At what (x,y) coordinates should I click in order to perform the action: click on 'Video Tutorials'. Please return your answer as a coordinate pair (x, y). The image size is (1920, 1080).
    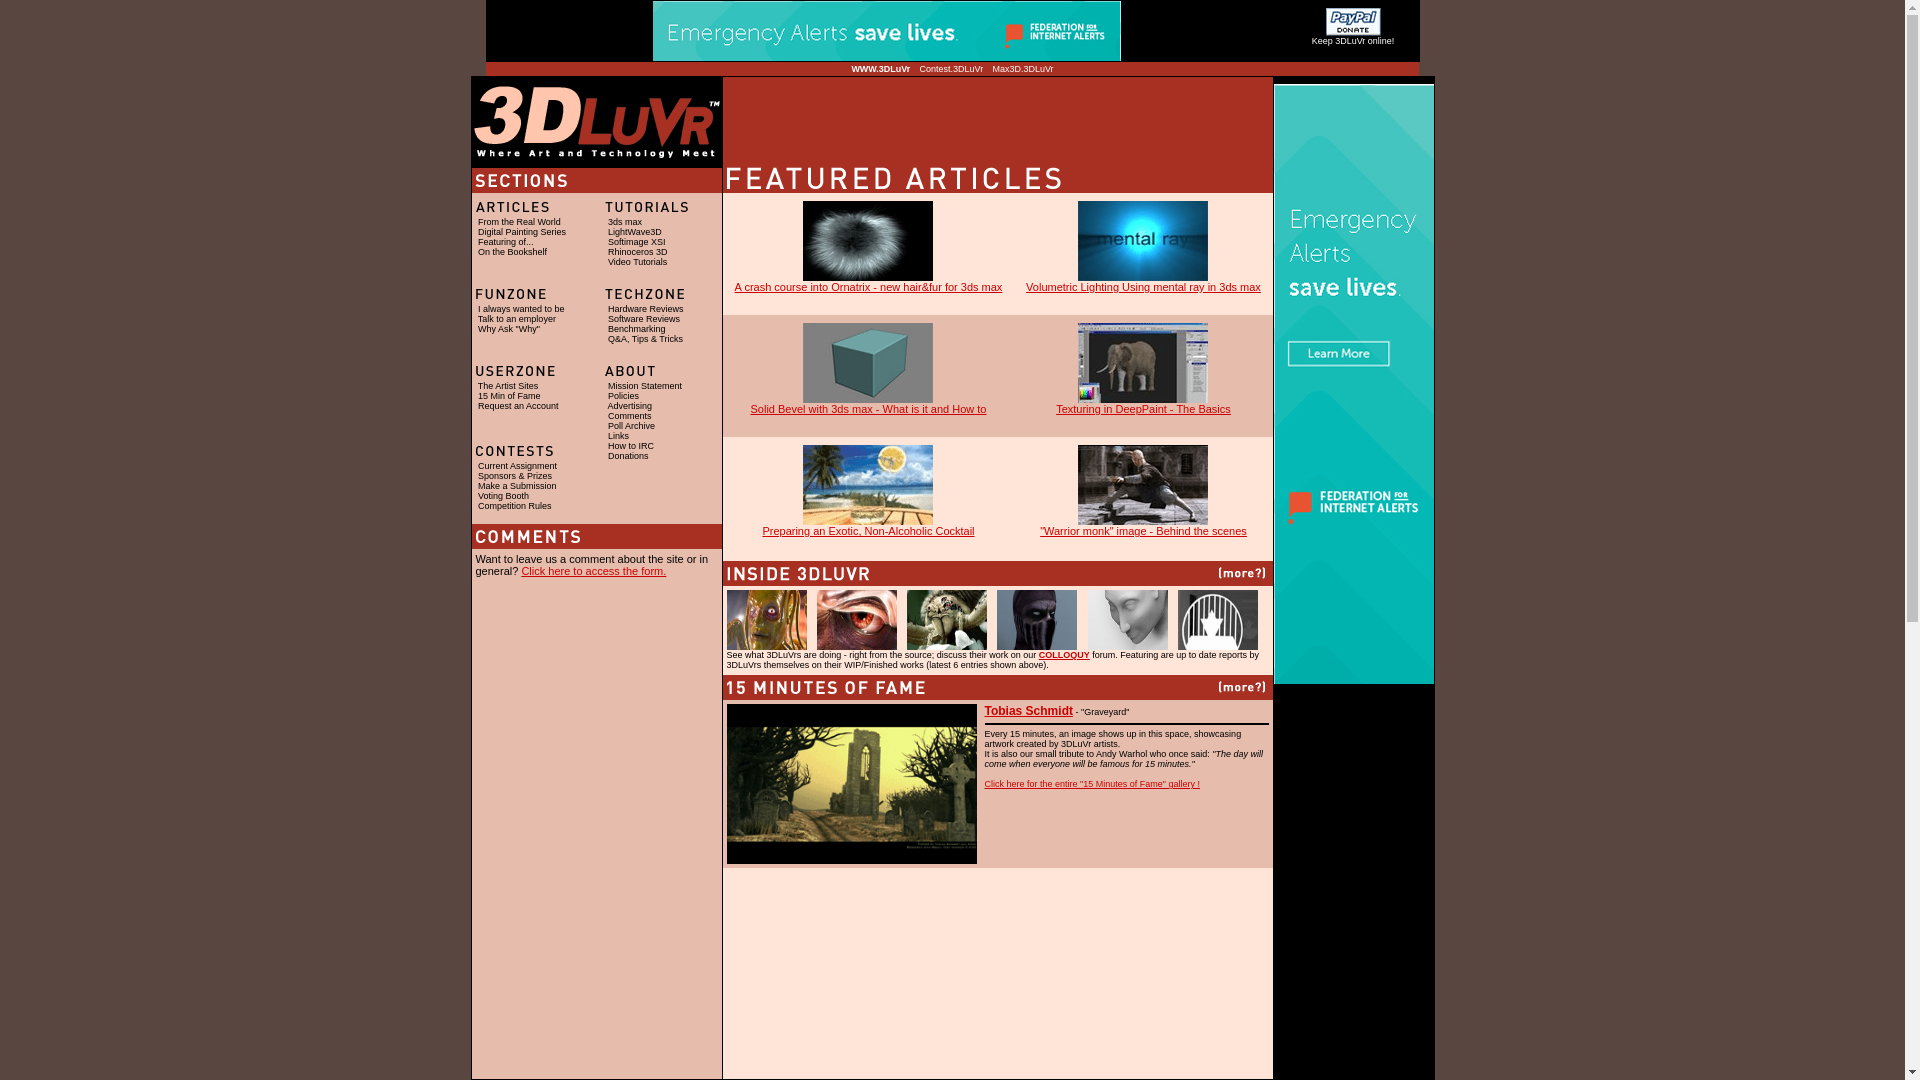
    Looking at the image, I should click on (607, 261).